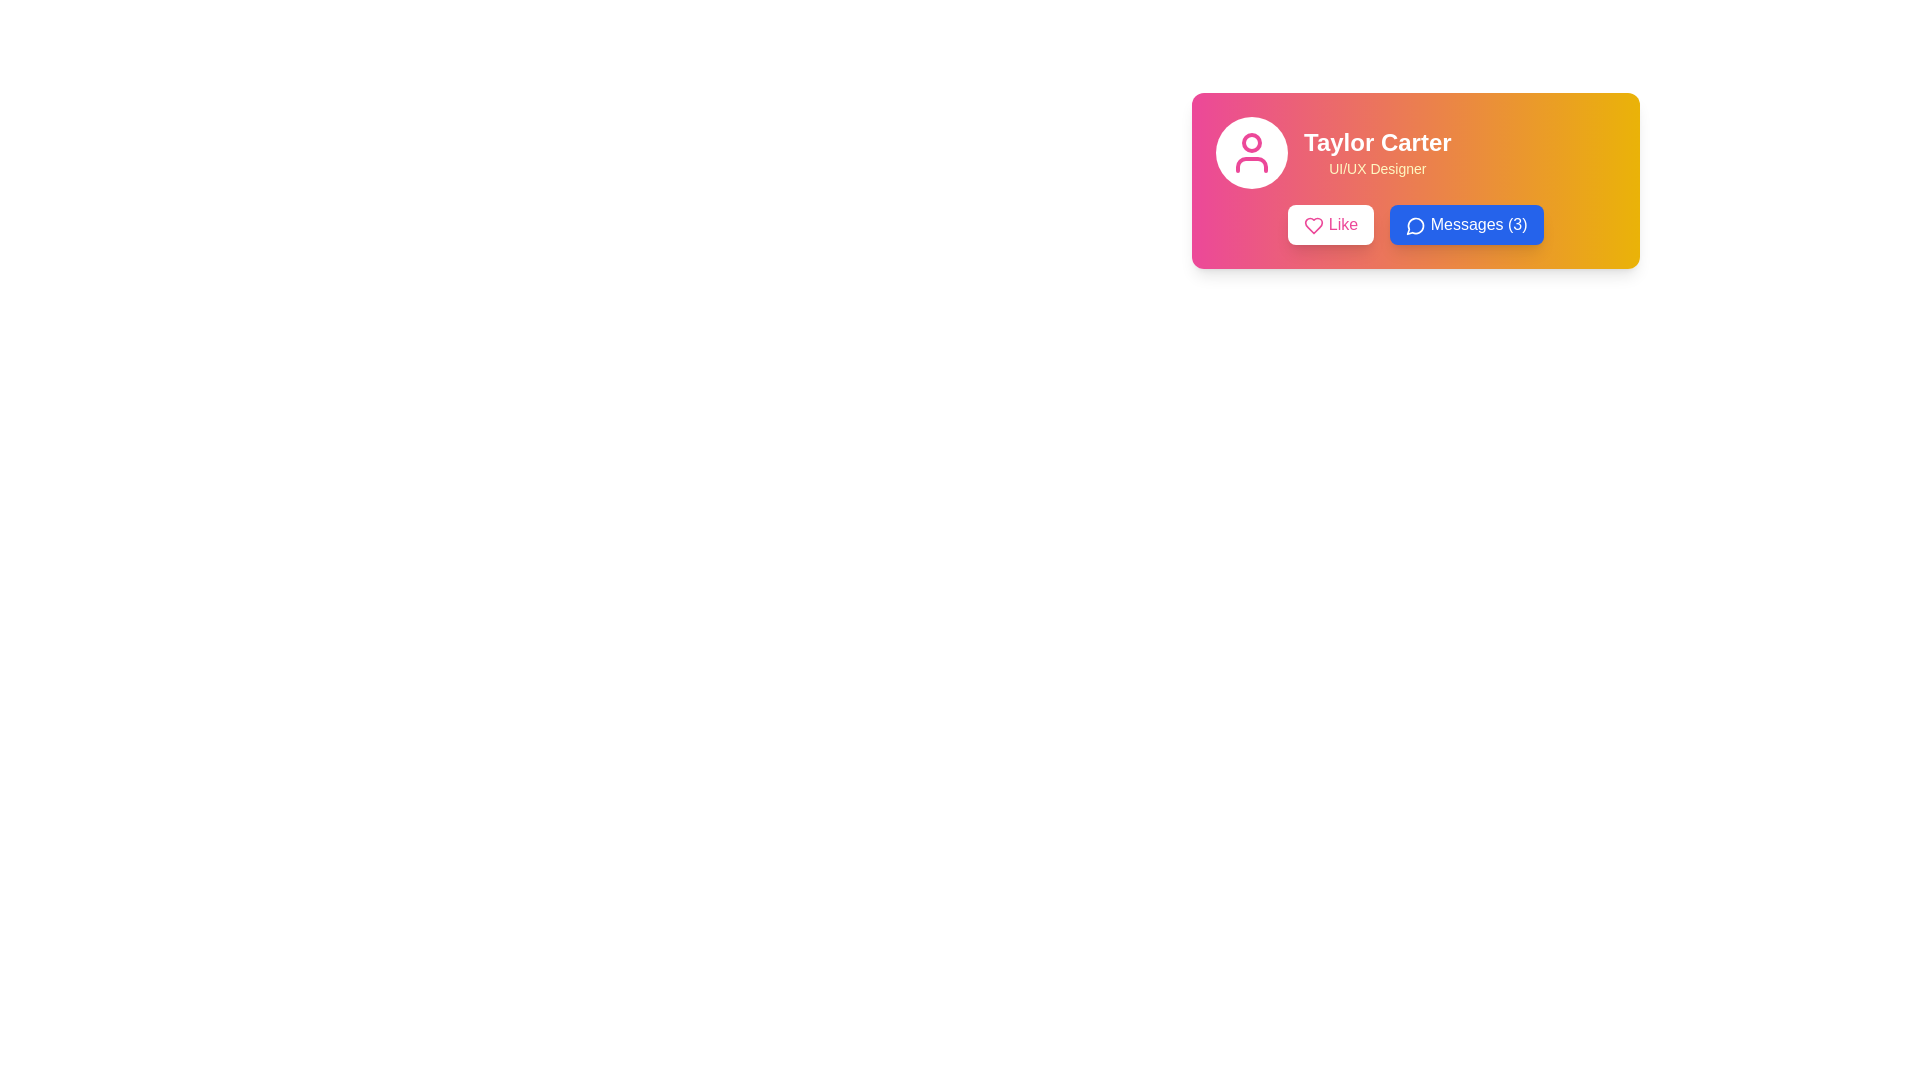 This screenshot has width=1920, height=1080. Describe the element at coordinates (1414, 225) in the screenshot. I see `the messaging notifications icon located within the 'Messages (3)' button on the card for user 'Taylor Carter', which is positioned on the lower right side of the card` at that location.